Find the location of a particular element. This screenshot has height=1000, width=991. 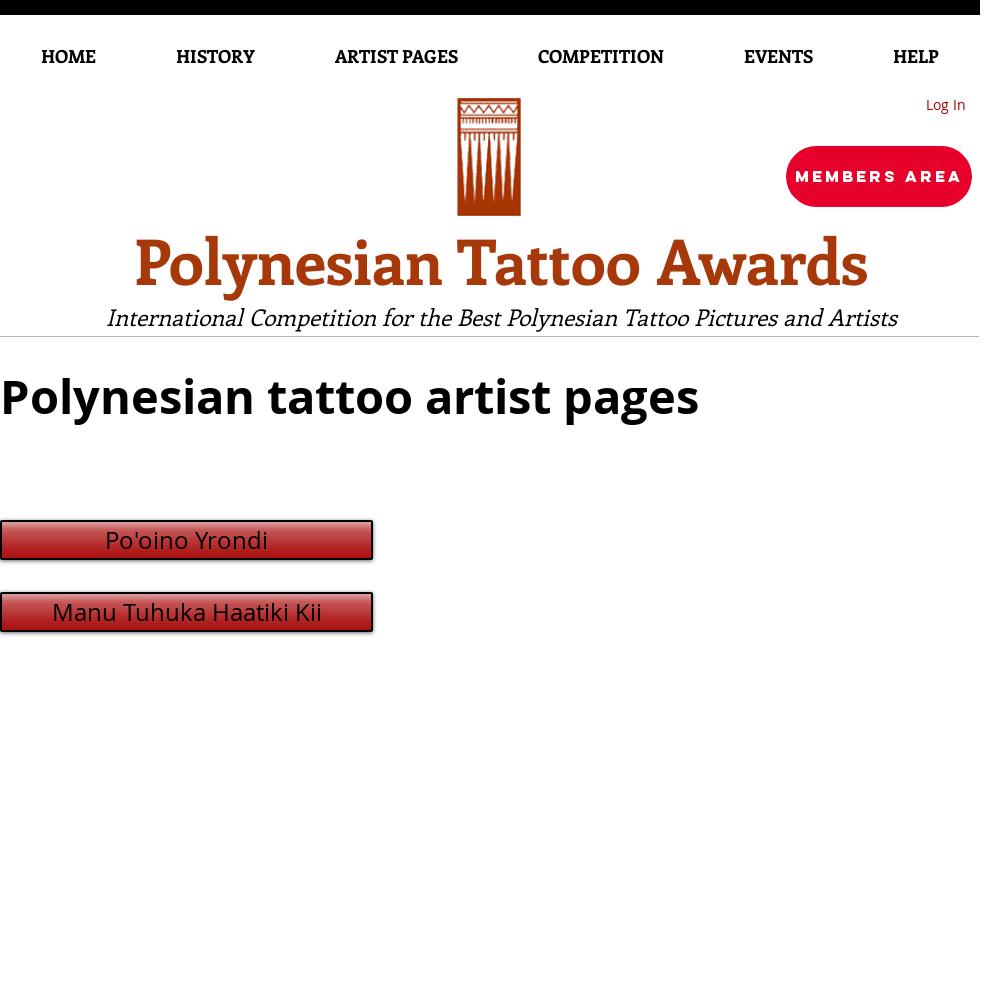

'HISTORY' is located at coordinates (214, 56).